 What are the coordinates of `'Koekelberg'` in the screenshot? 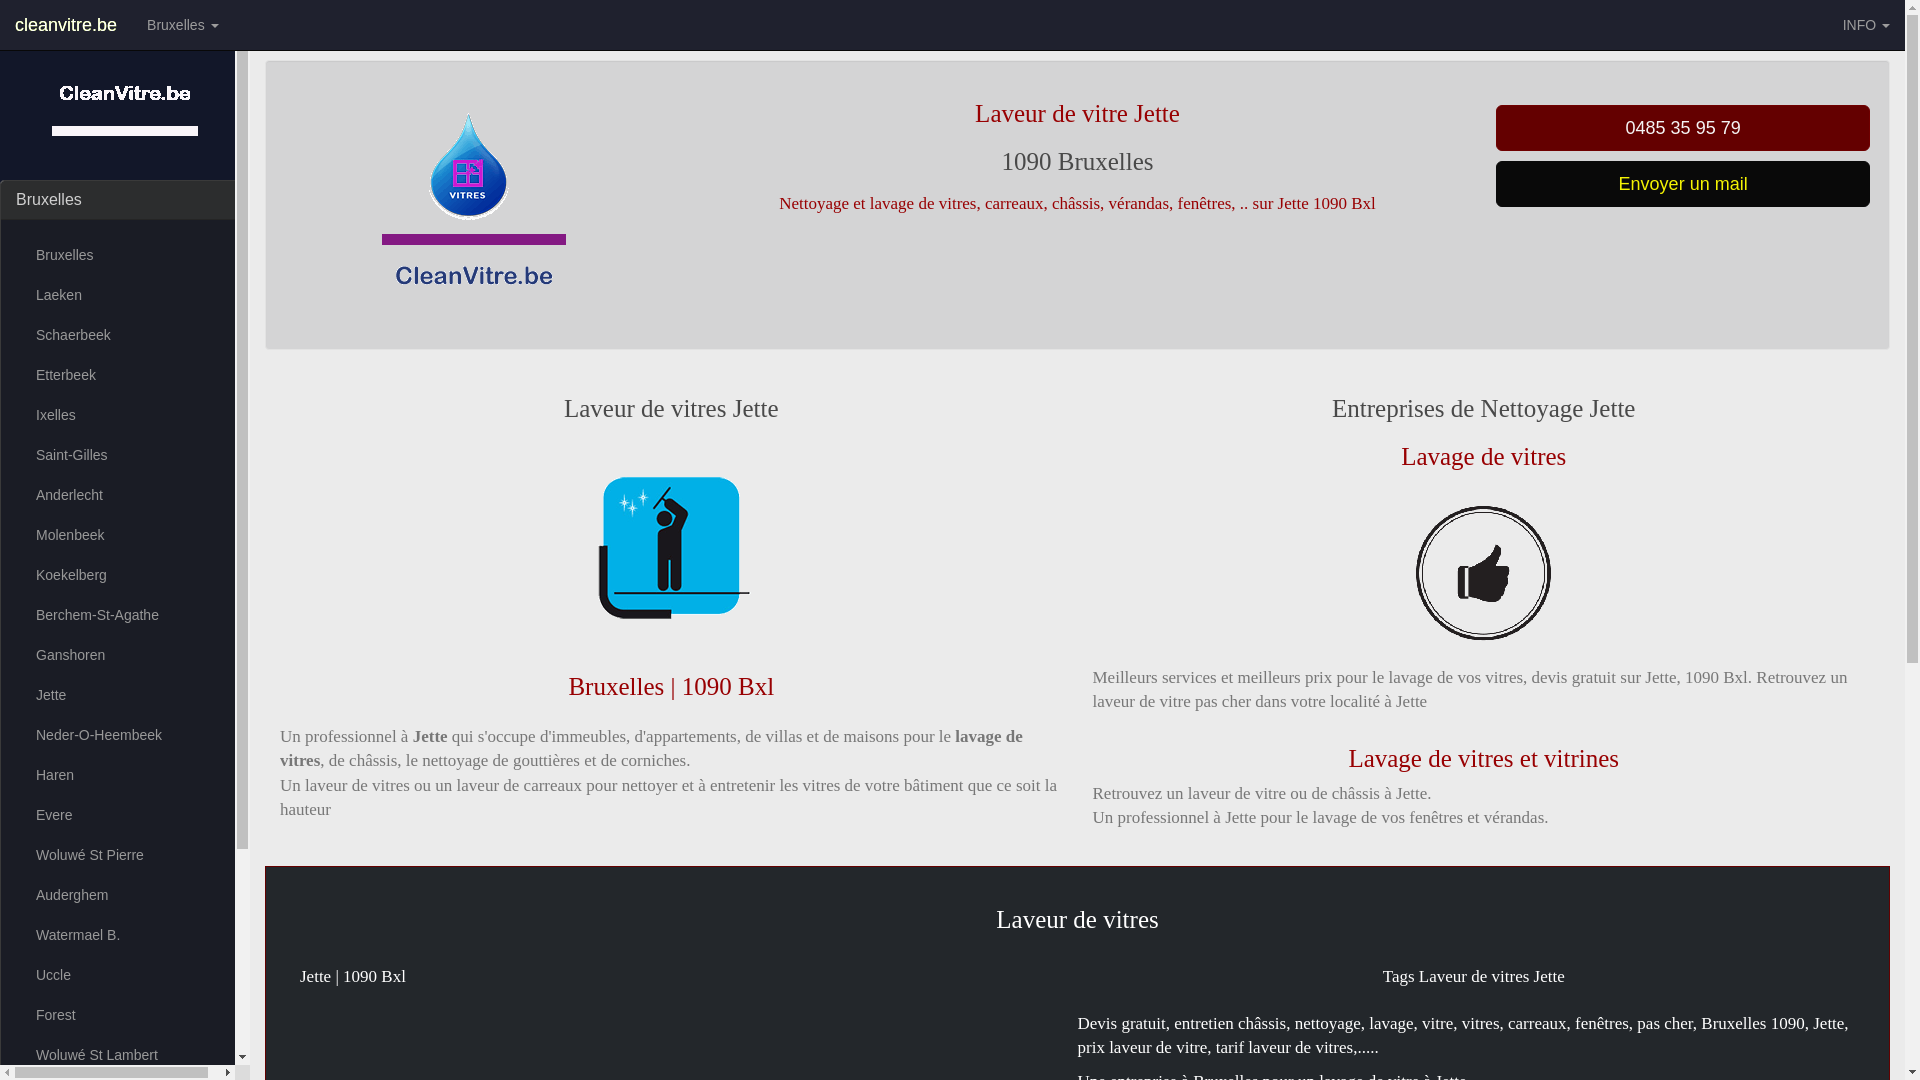 It's located at (123, 574).